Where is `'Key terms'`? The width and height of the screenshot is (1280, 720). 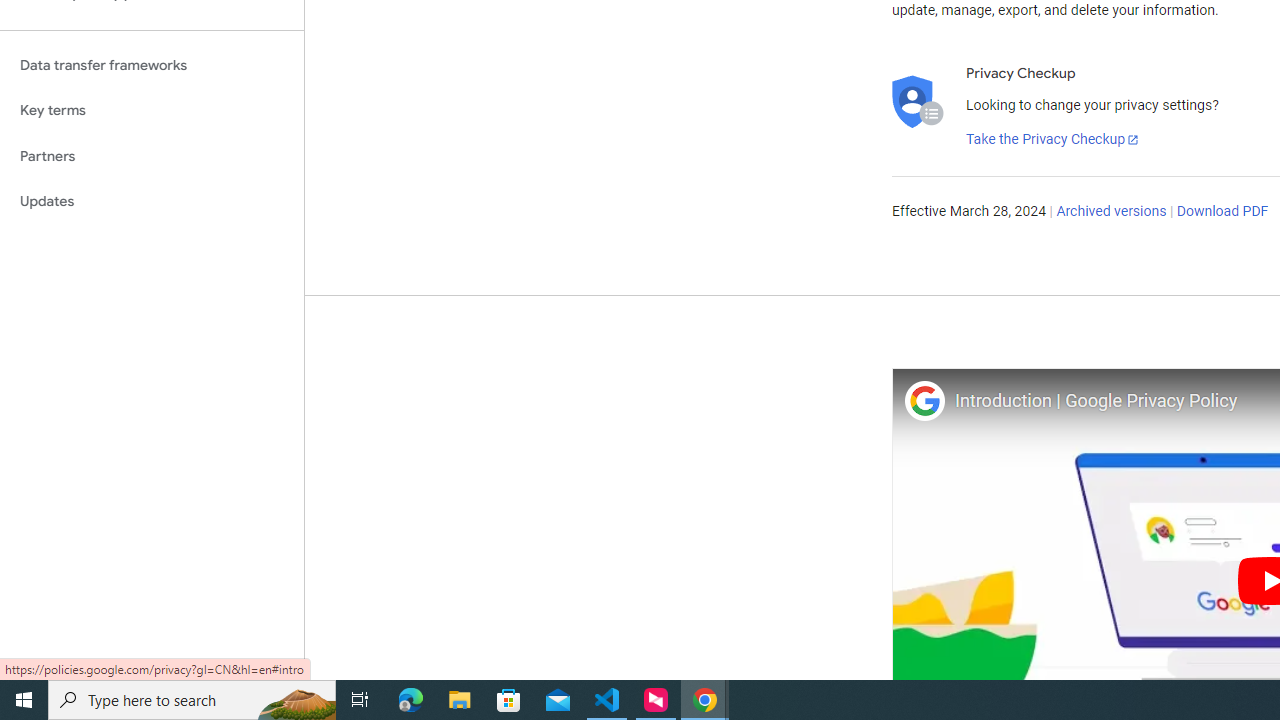 'Key terms' is located at coordinates (151, 110).